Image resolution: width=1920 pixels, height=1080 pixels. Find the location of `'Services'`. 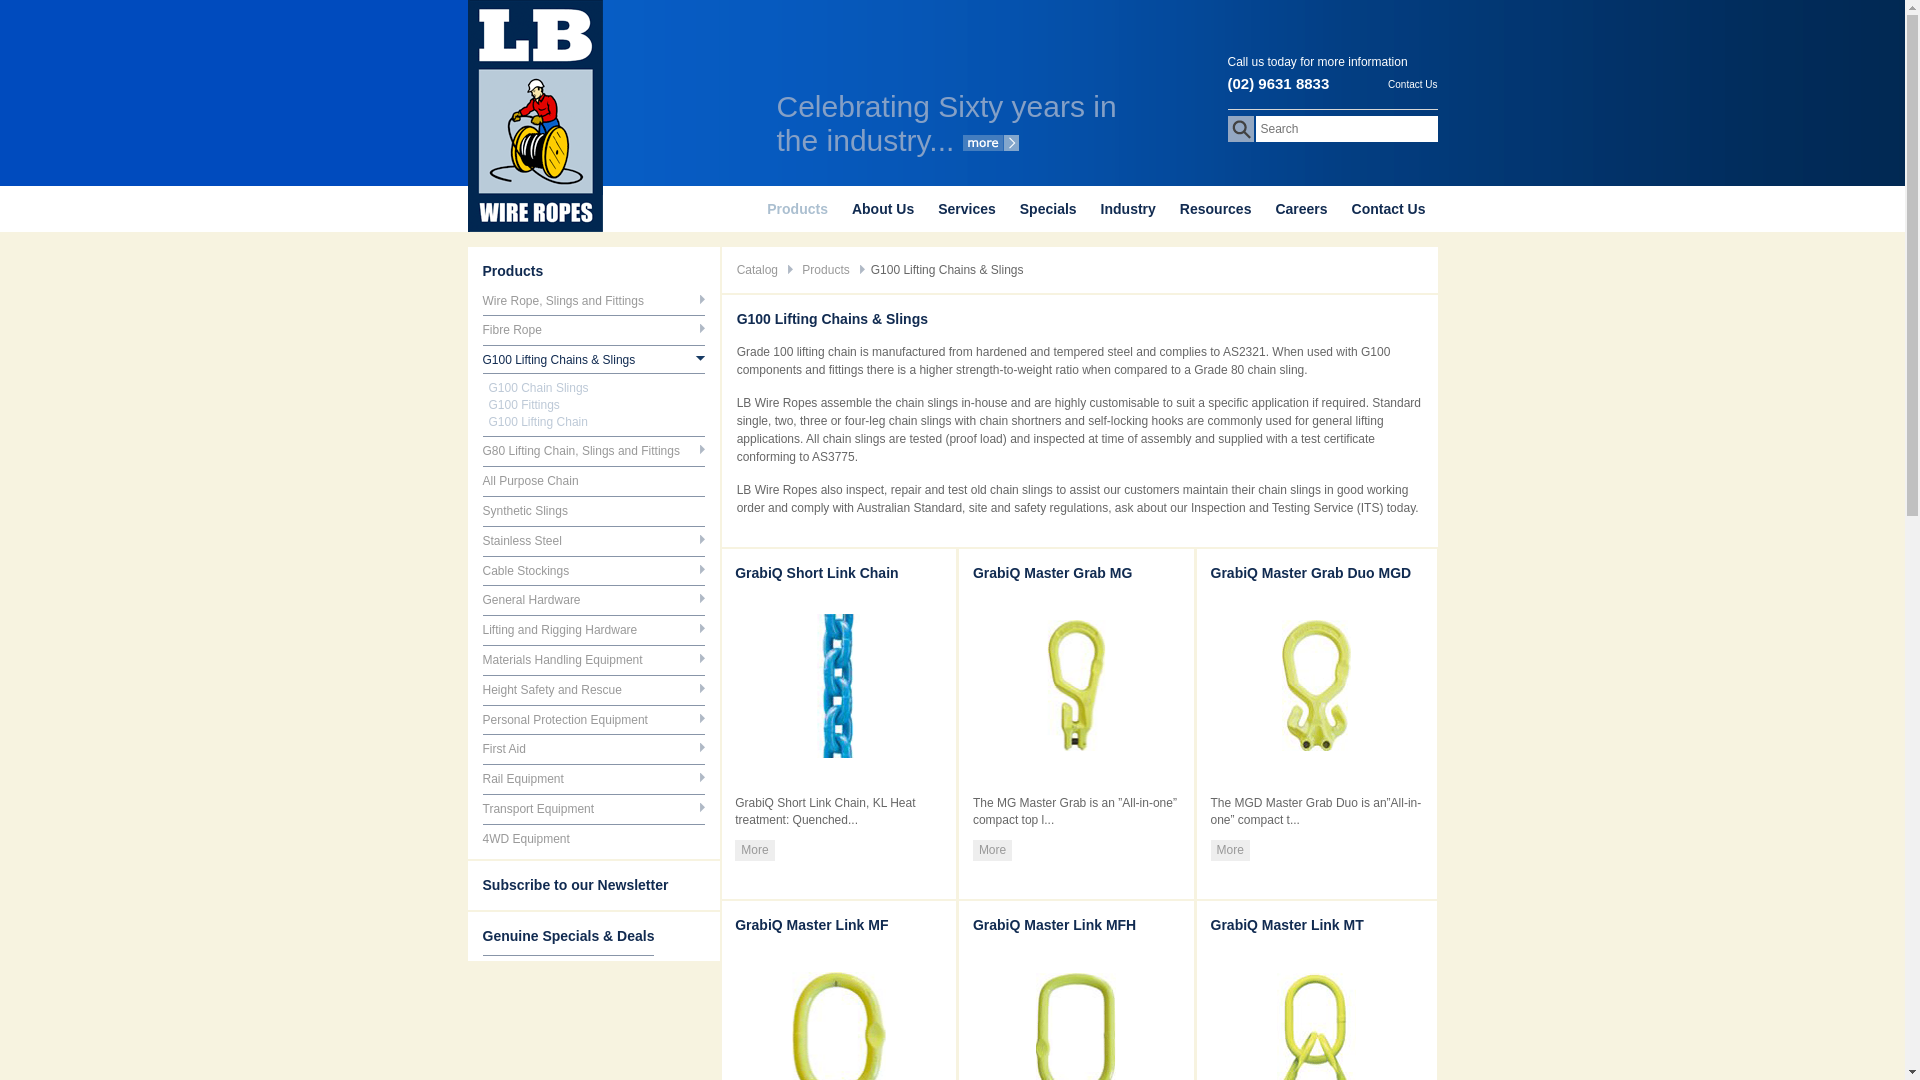

'Services' is located at coordinates (966, 208).